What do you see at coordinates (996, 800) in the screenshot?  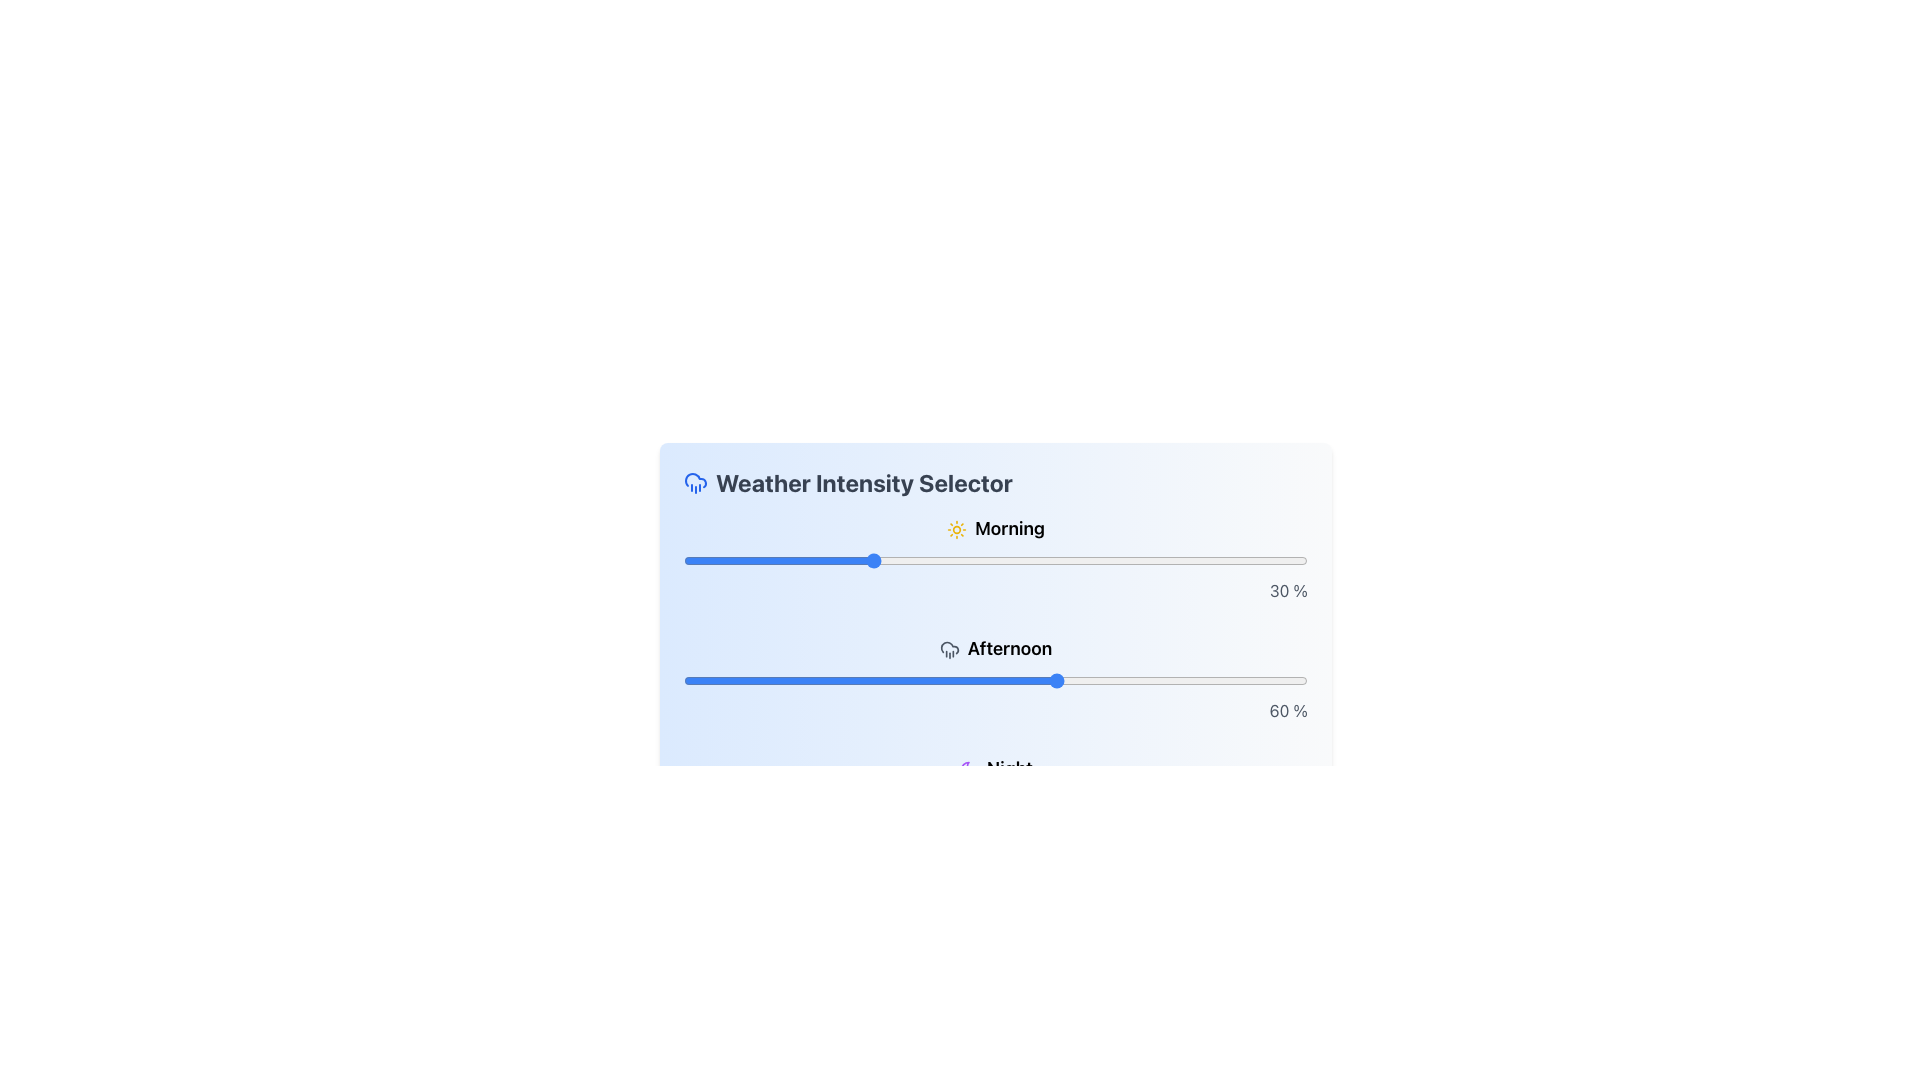 I see `the slider that adjusts a value between 0 and 100, located below the 'Night' label, to potentially view tooltips` at bounding box center [996, 800].